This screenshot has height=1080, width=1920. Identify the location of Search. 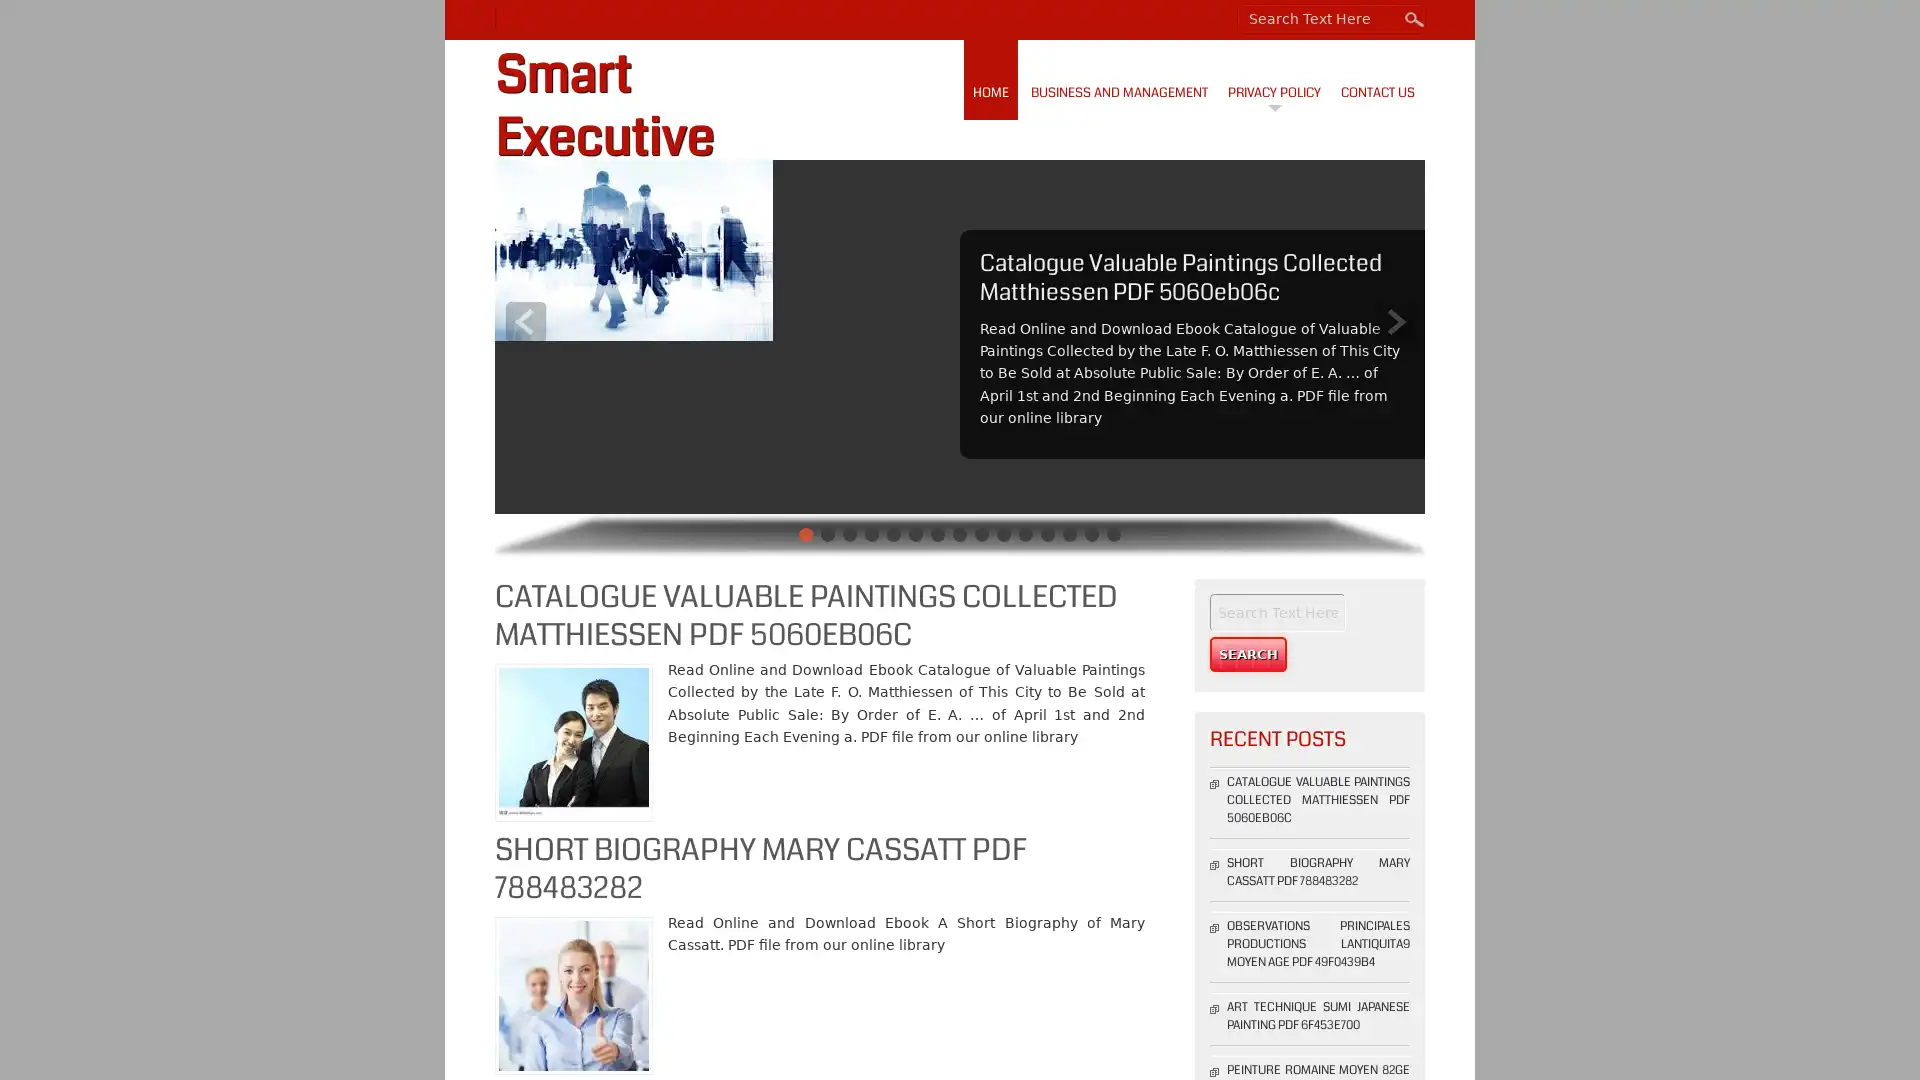
(1247, 654).